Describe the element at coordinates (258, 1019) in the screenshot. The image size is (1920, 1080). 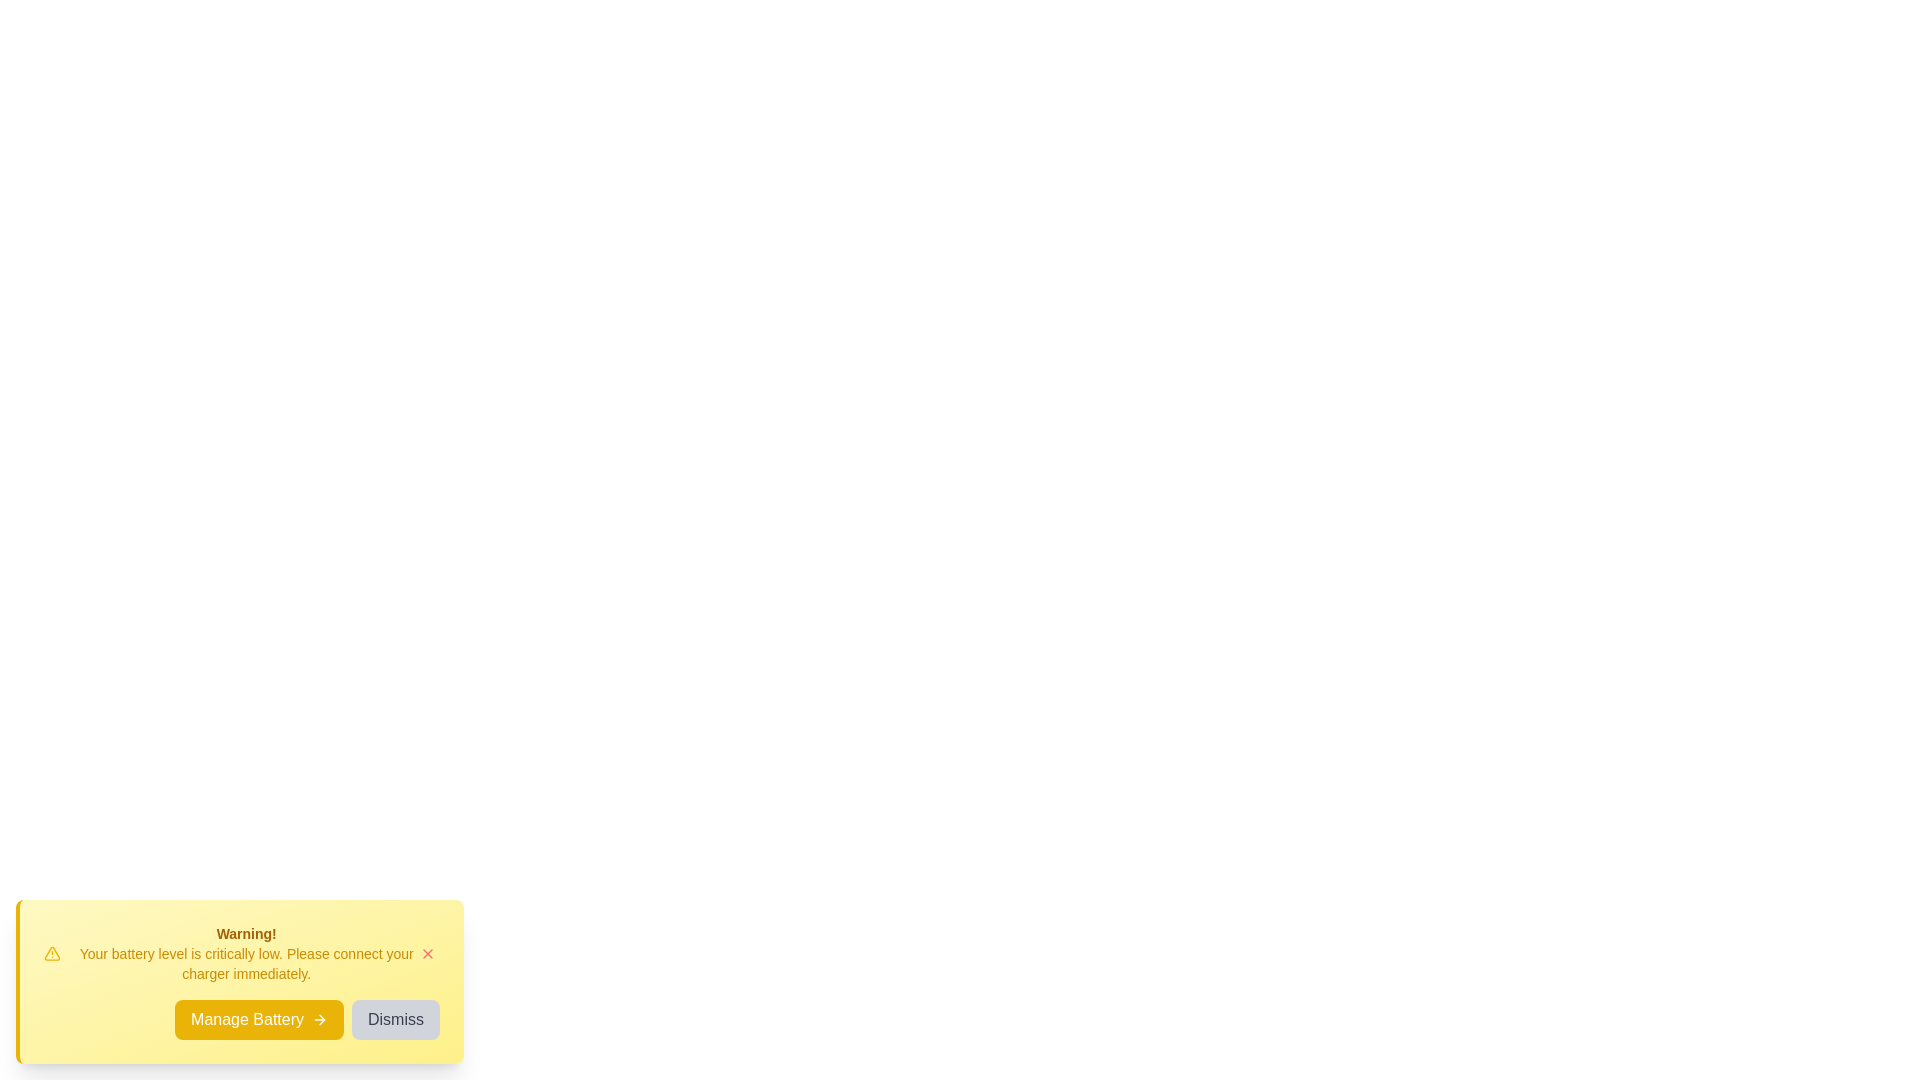
I see `the 'Manage Battery' button to navigate to battery settings` at that location.